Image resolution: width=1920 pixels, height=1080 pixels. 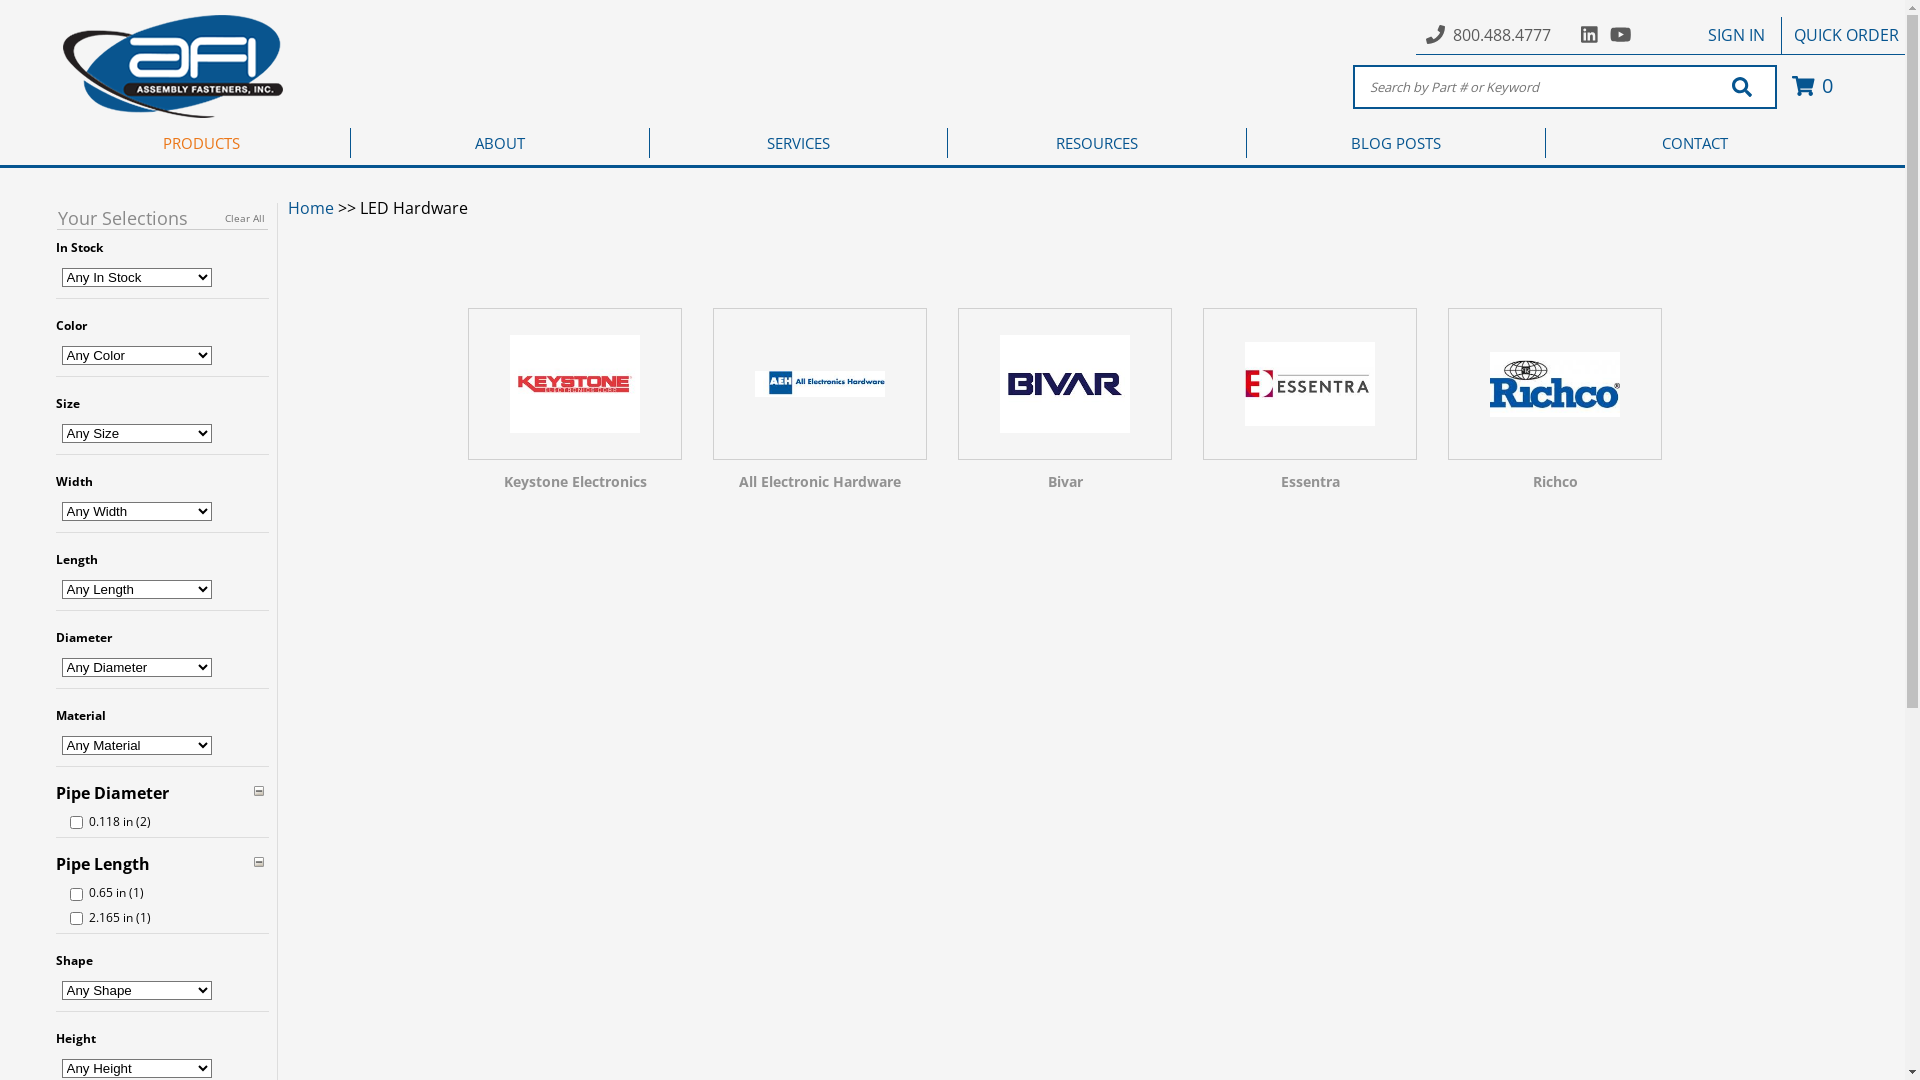 I want to click on 'PRODUCTS', so click(x=201, y=141).